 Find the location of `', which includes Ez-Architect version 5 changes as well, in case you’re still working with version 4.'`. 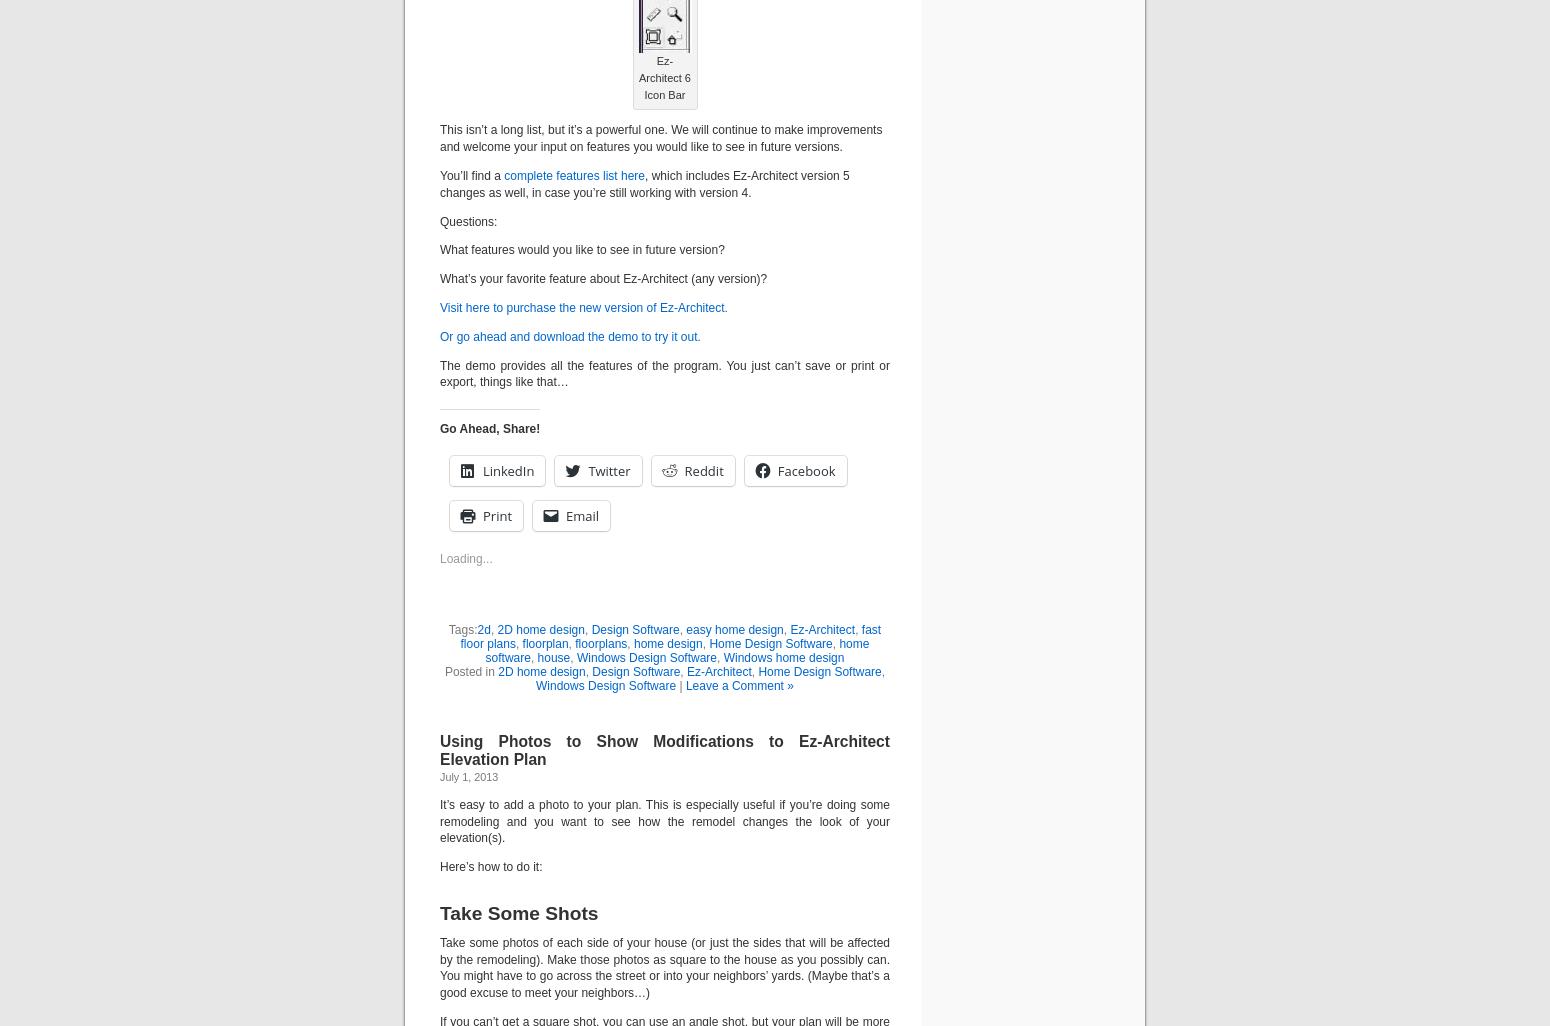

', which includes Ez-Architect version 5 changes as well, in case you’re still working with version 4.' is located at coordinates (643, 182).